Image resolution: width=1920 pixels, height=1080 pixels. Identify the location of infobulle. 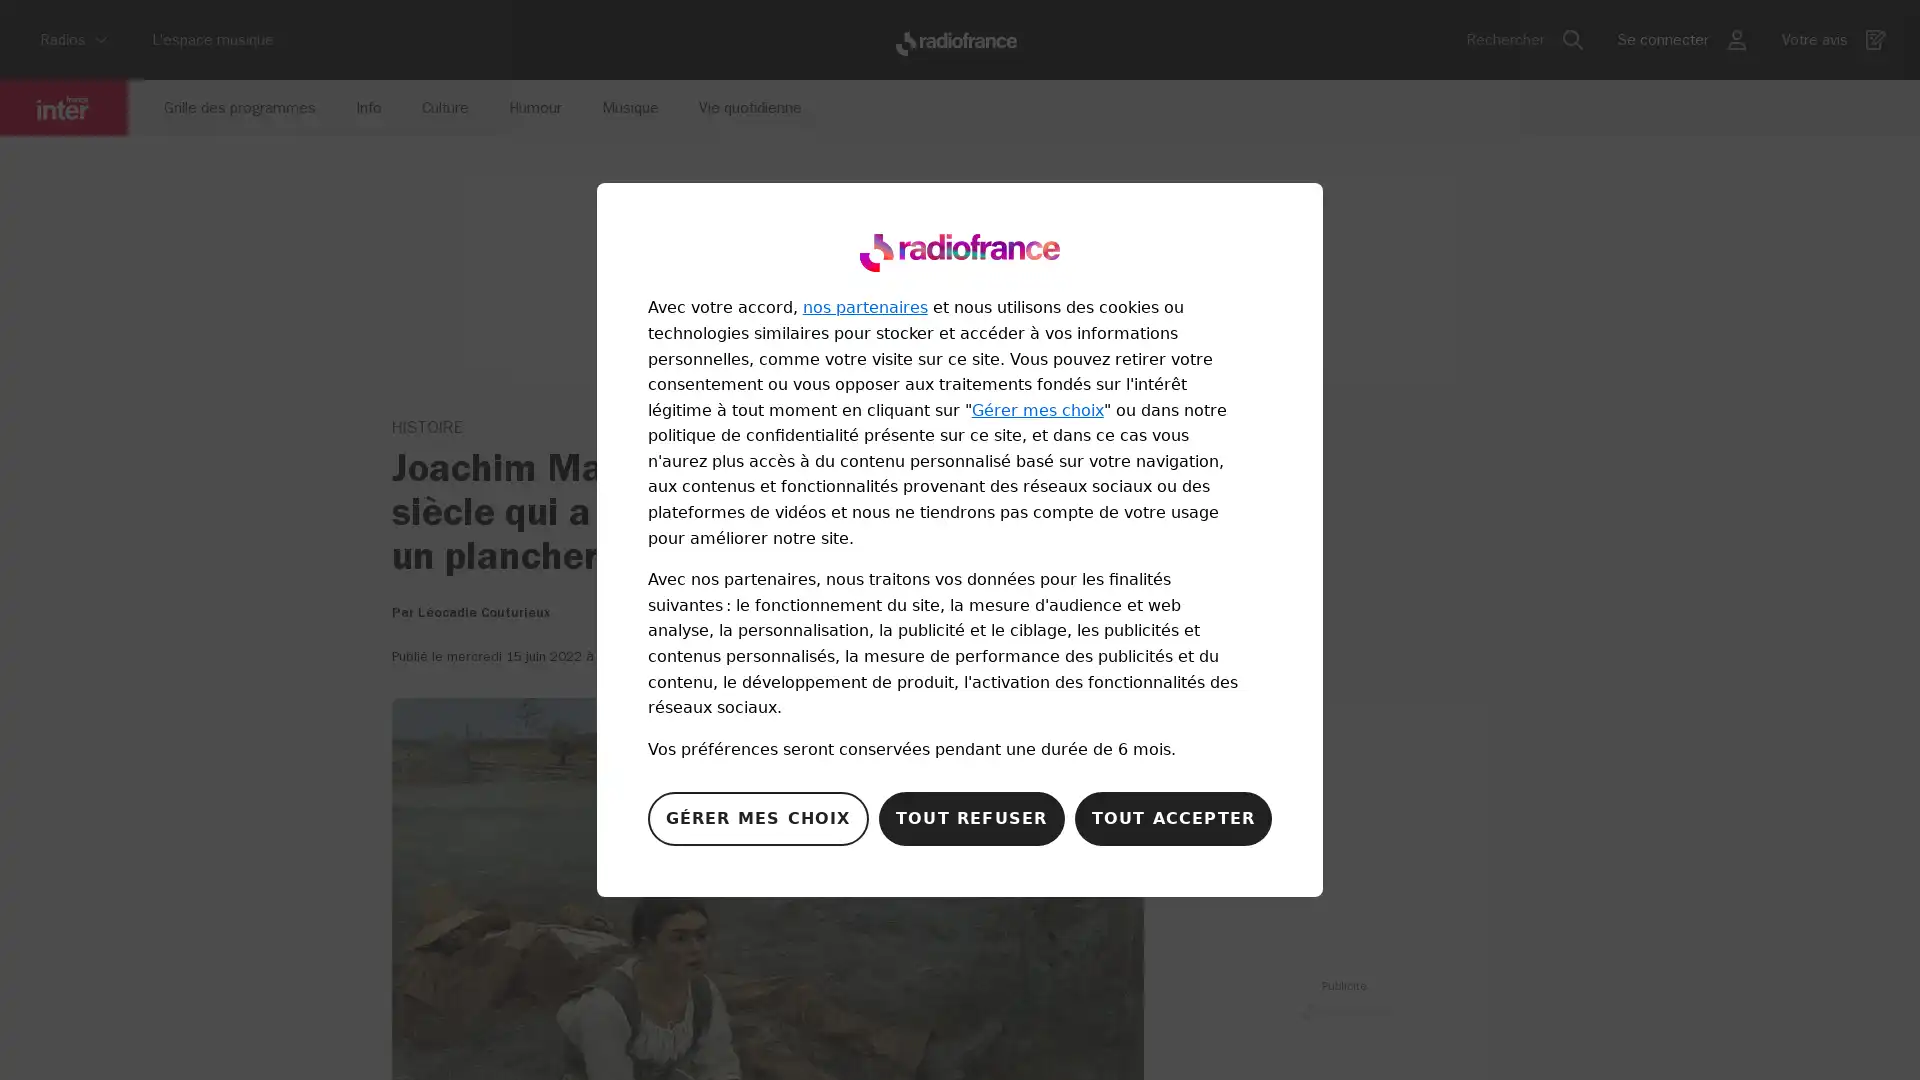
(738, 648).